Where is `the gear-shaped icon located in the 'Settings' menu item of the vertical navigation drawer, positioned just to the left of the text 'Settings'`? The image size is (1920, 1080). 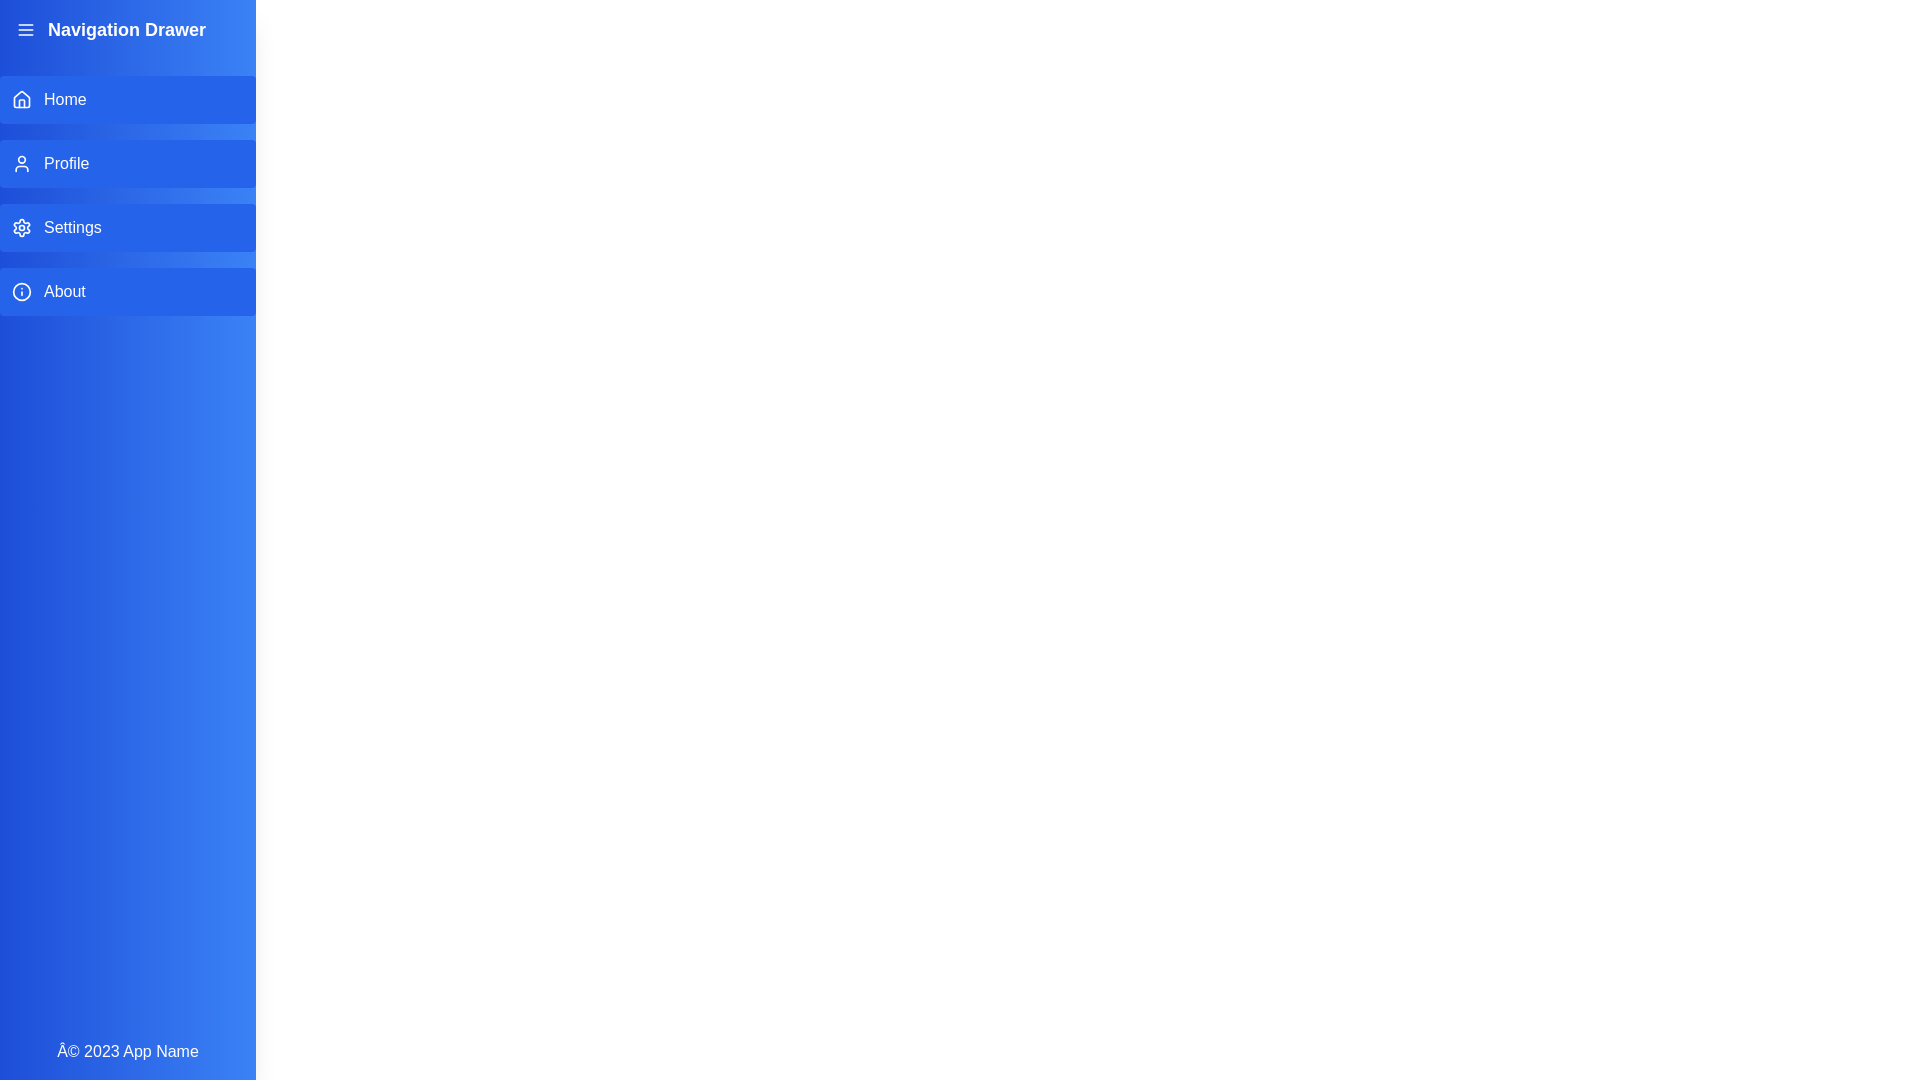
the gear-shaped icon located in the 'Settings' menu item of the vertical navigation drawer, positioned just to the left of the text 'Settings' is located at coordinates (22, 226).